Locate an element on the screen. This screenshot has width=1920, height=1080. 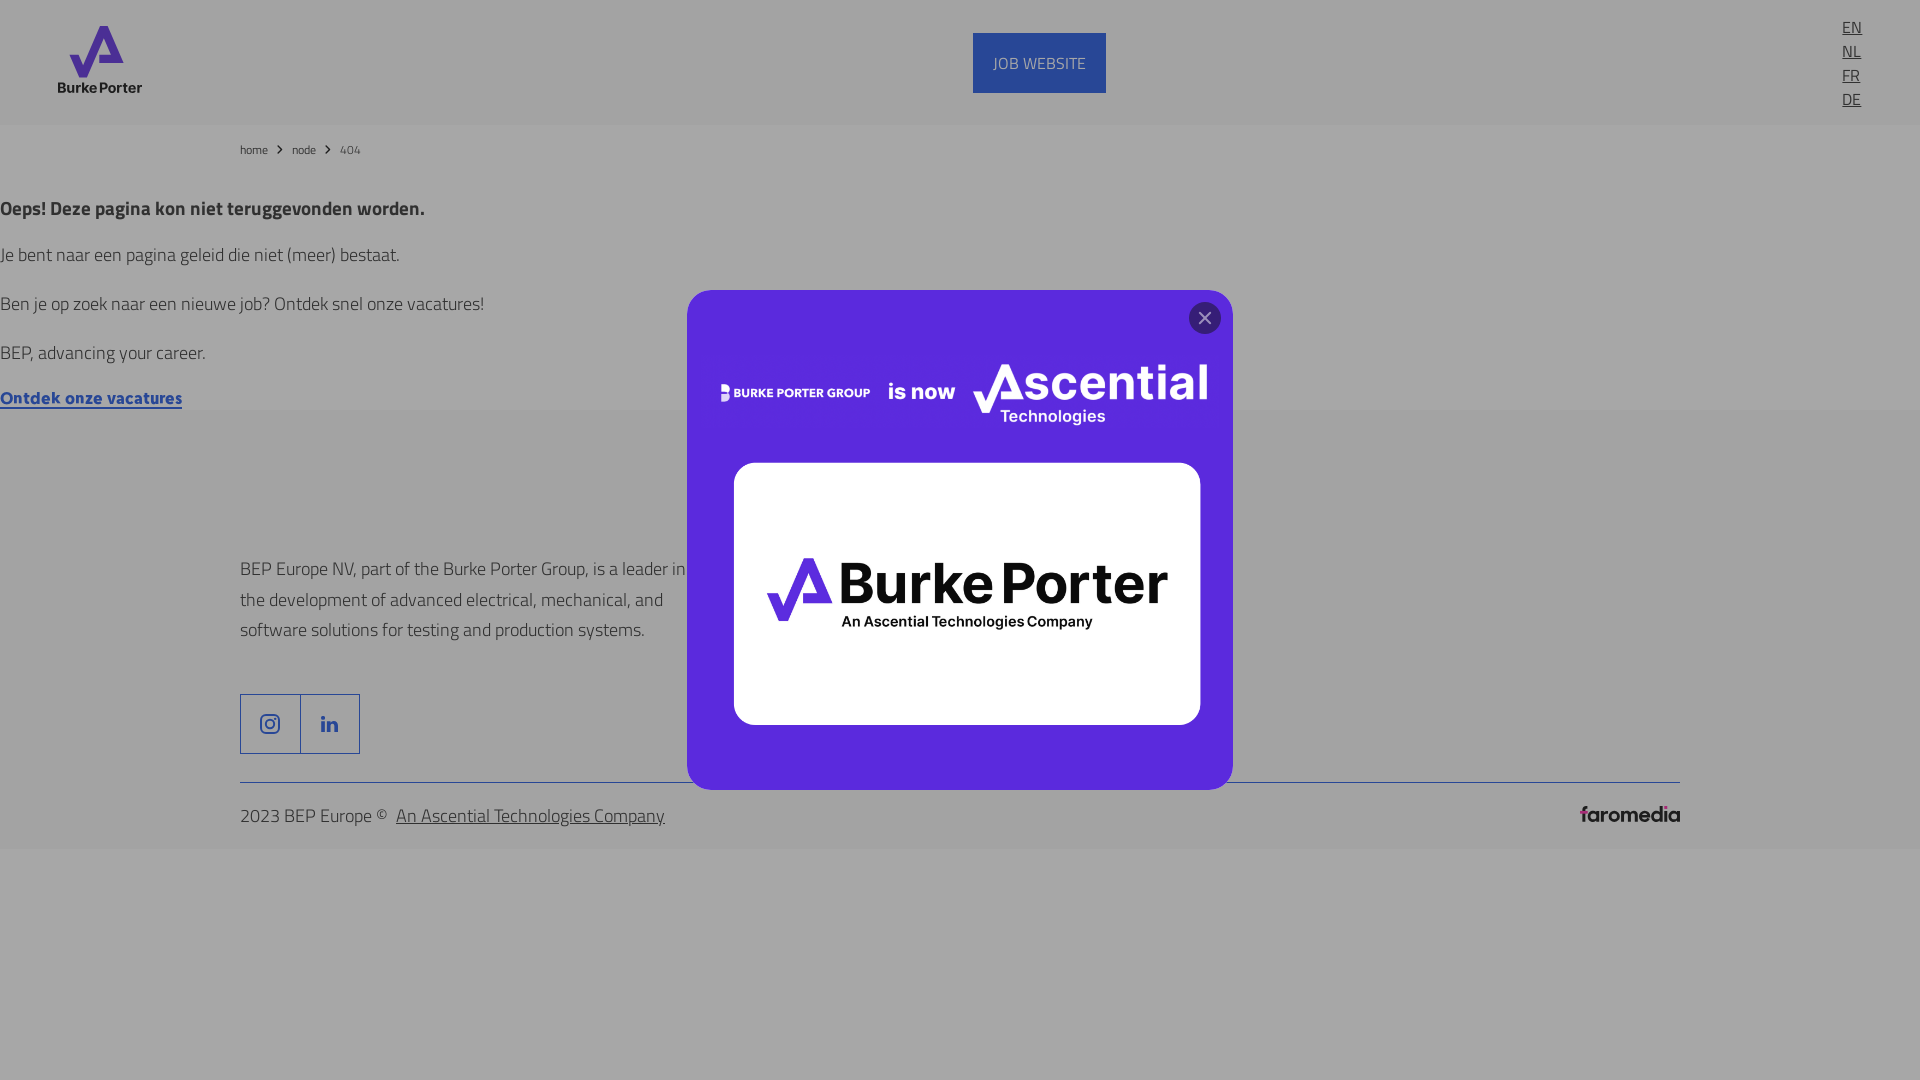
'privacy policy' is located at coordinates (1094, 660).